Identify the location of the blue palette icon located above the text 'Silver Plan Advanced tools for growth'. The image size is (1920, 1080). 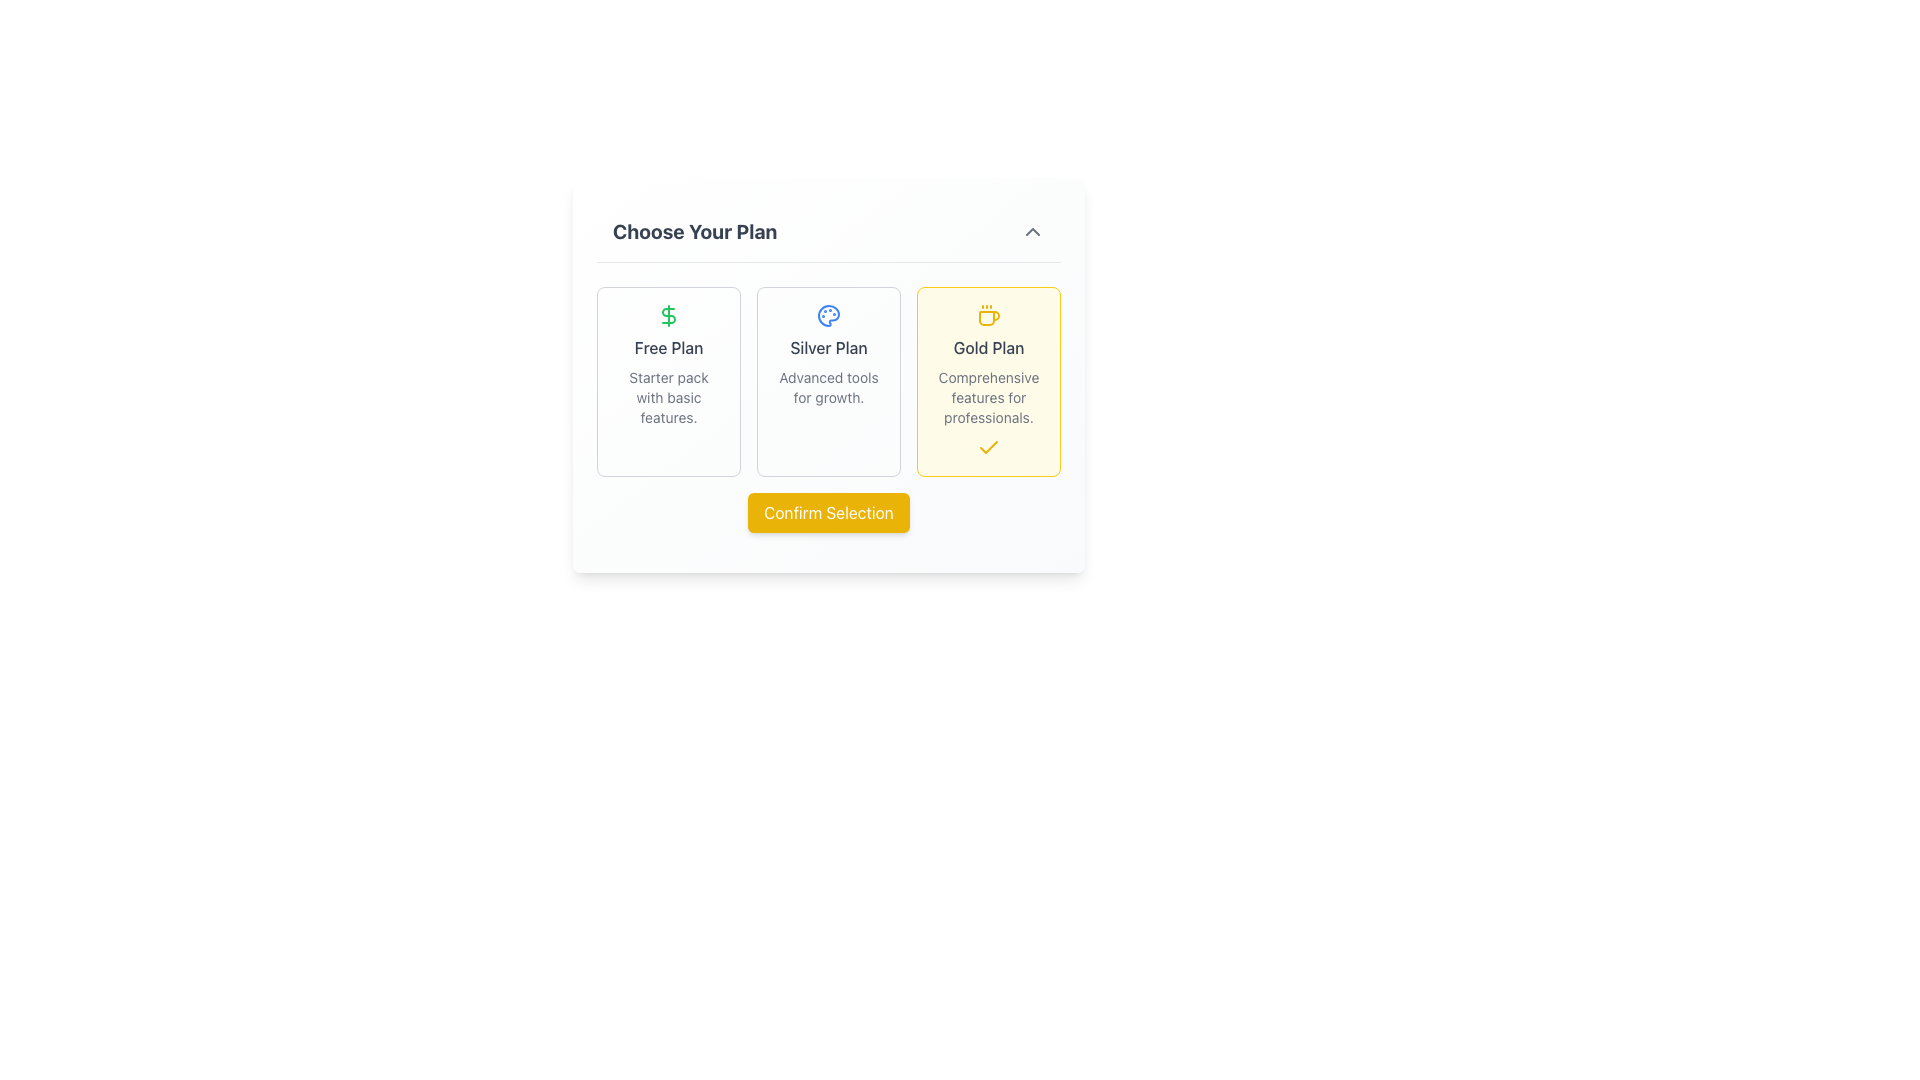
(829, 315).